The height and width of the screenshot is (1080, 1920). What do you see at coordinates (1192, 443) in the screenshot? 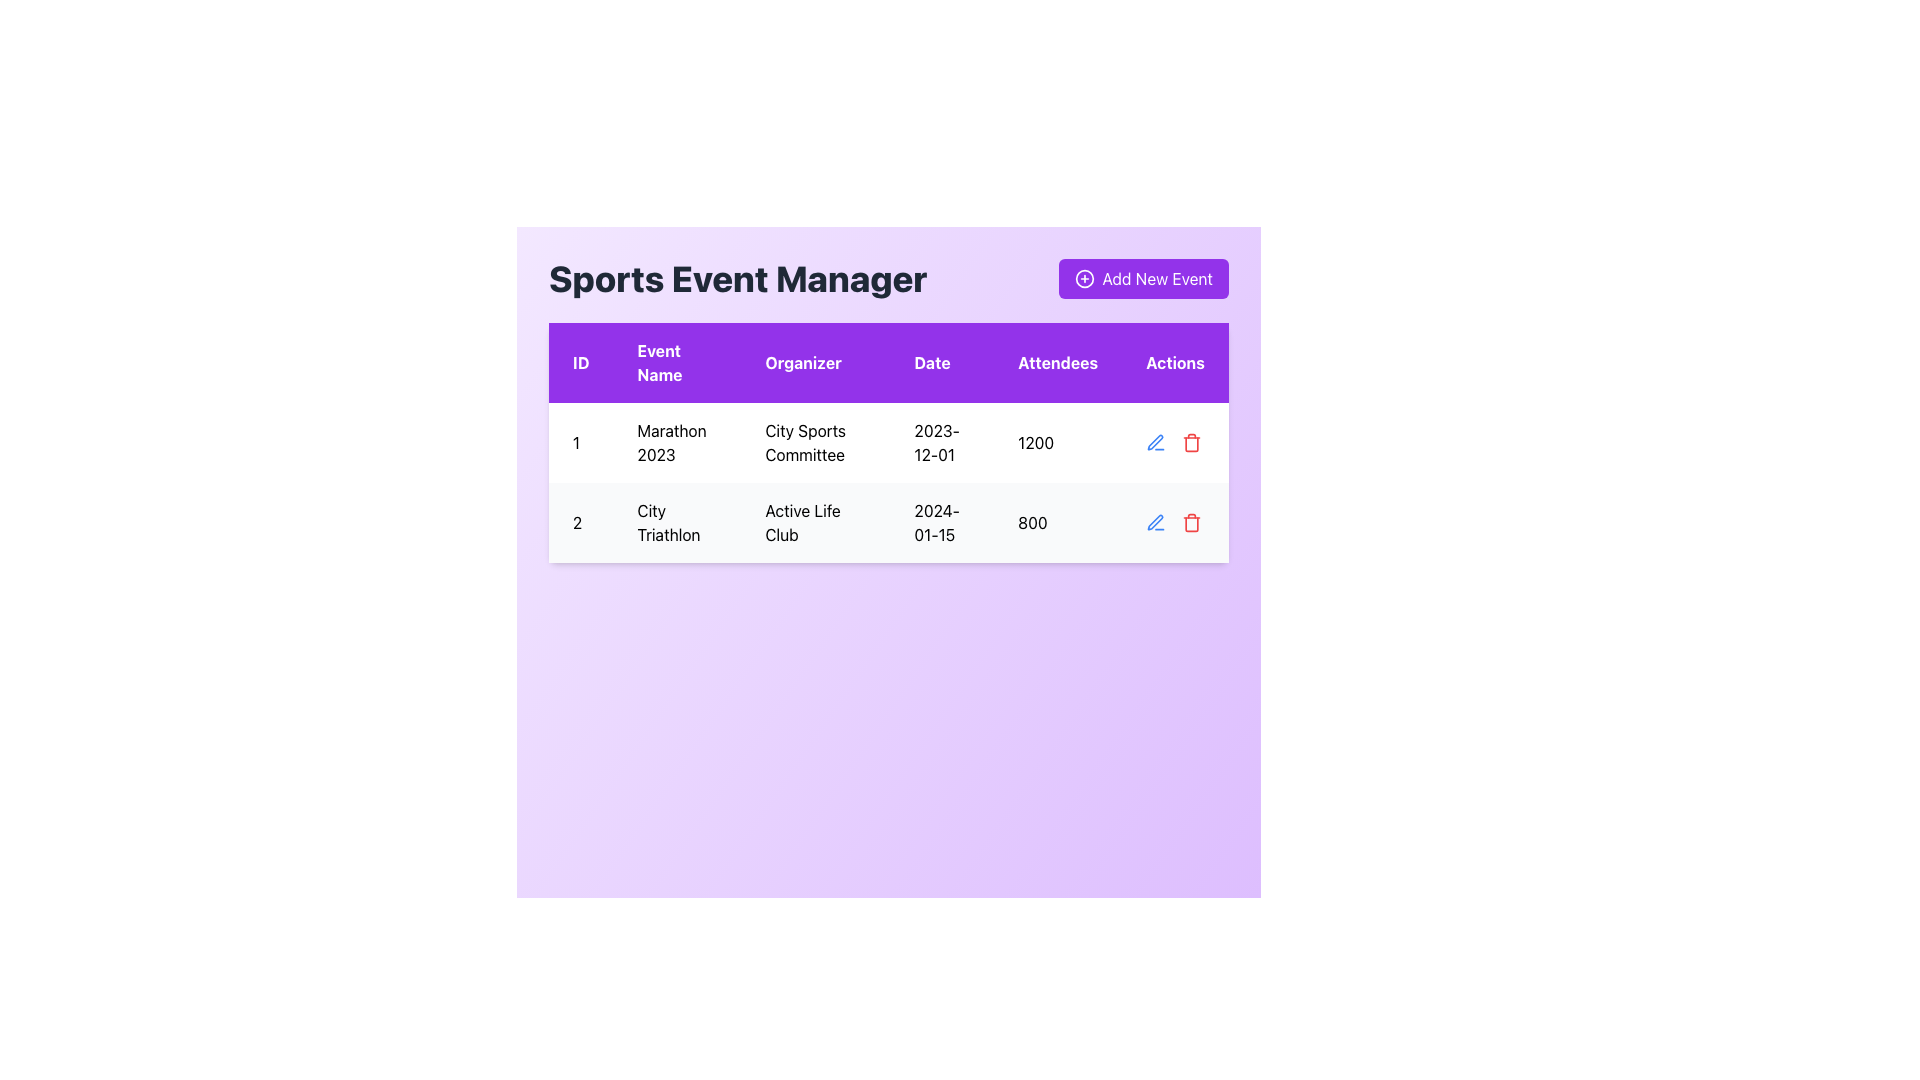
I see `the trash can icon component located in the second row under the 'Actions' column of the table, which represents a delete action` at bounding box center [1192, 443].